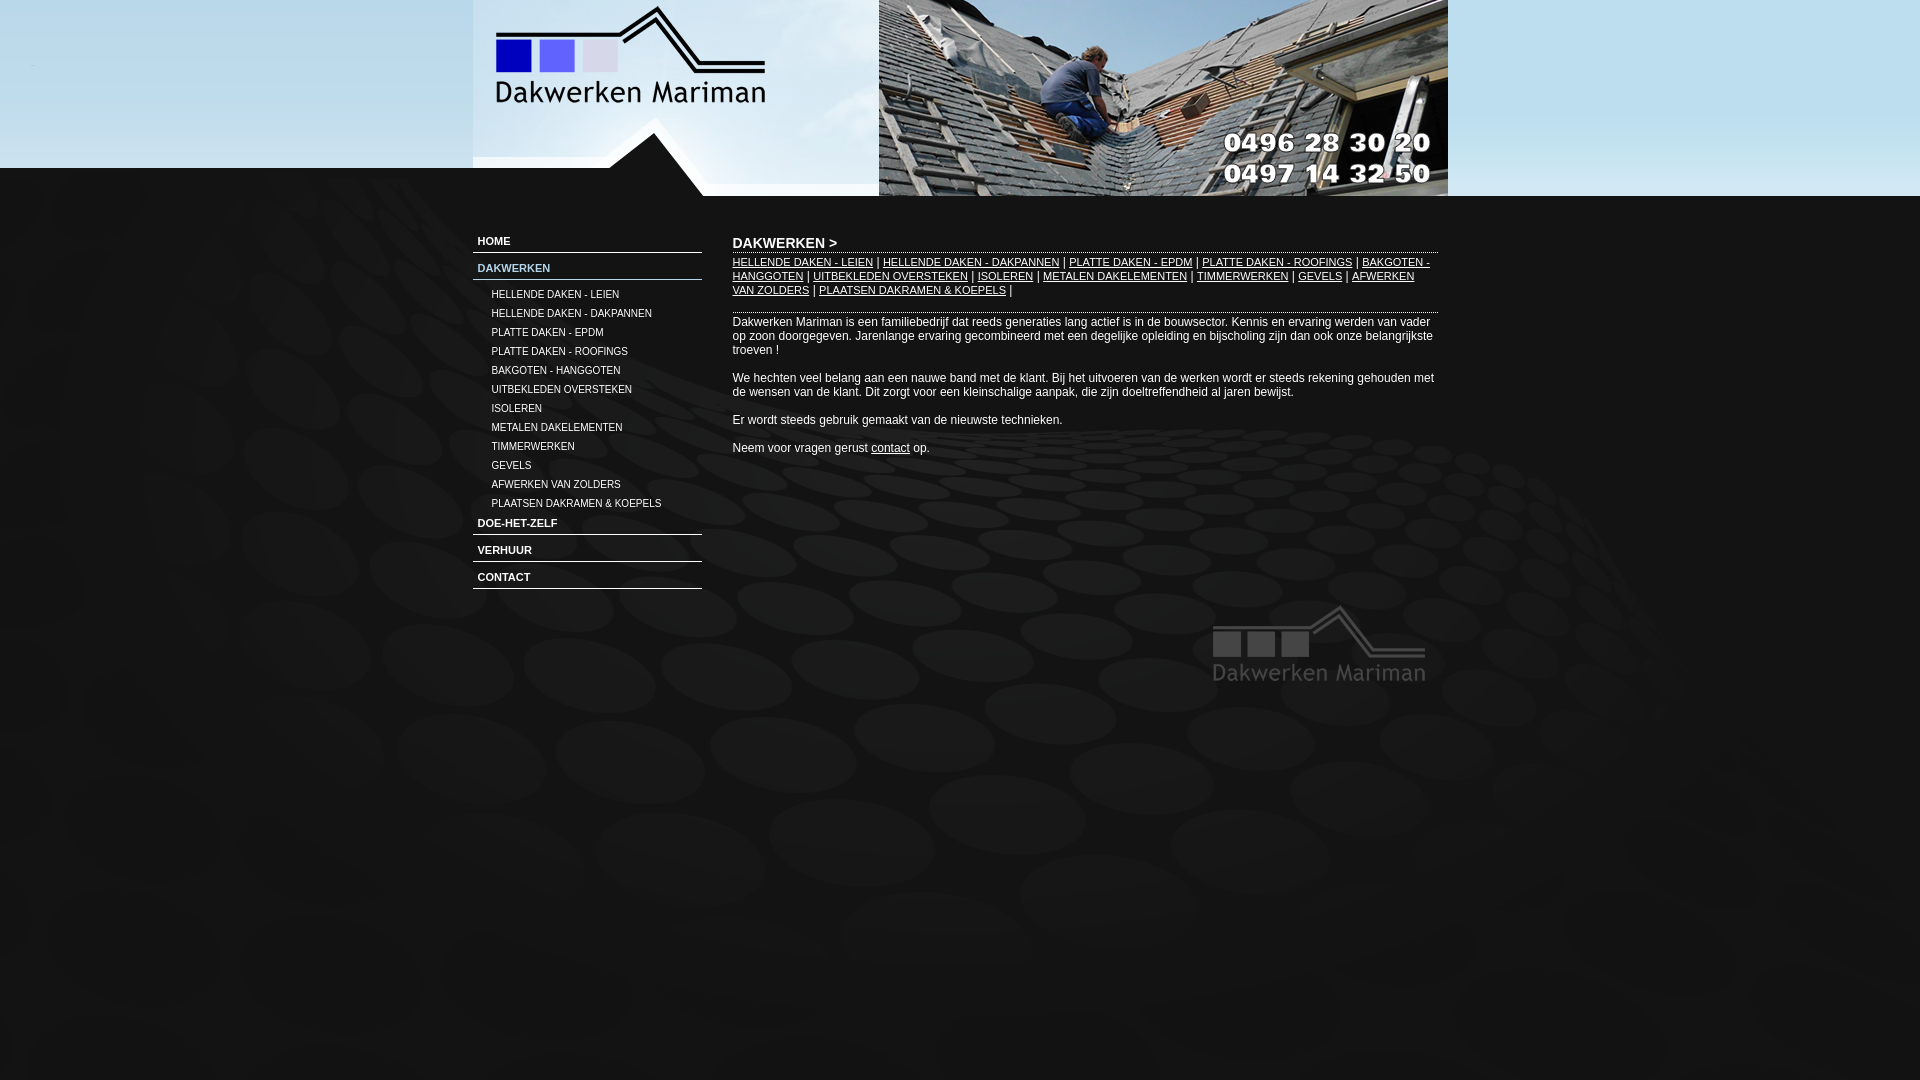 This screenshot has width=1920, height=1080. I want to click on 'PLATTE DAKEN - EPDM', so click(1130, 261).